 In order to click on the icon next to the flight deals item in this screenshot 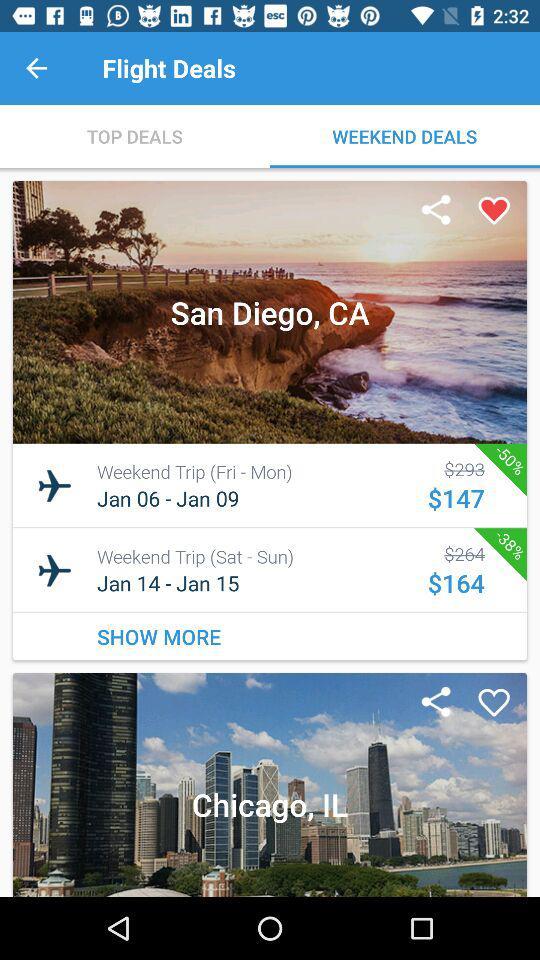, I will do `click(36, 68)`.